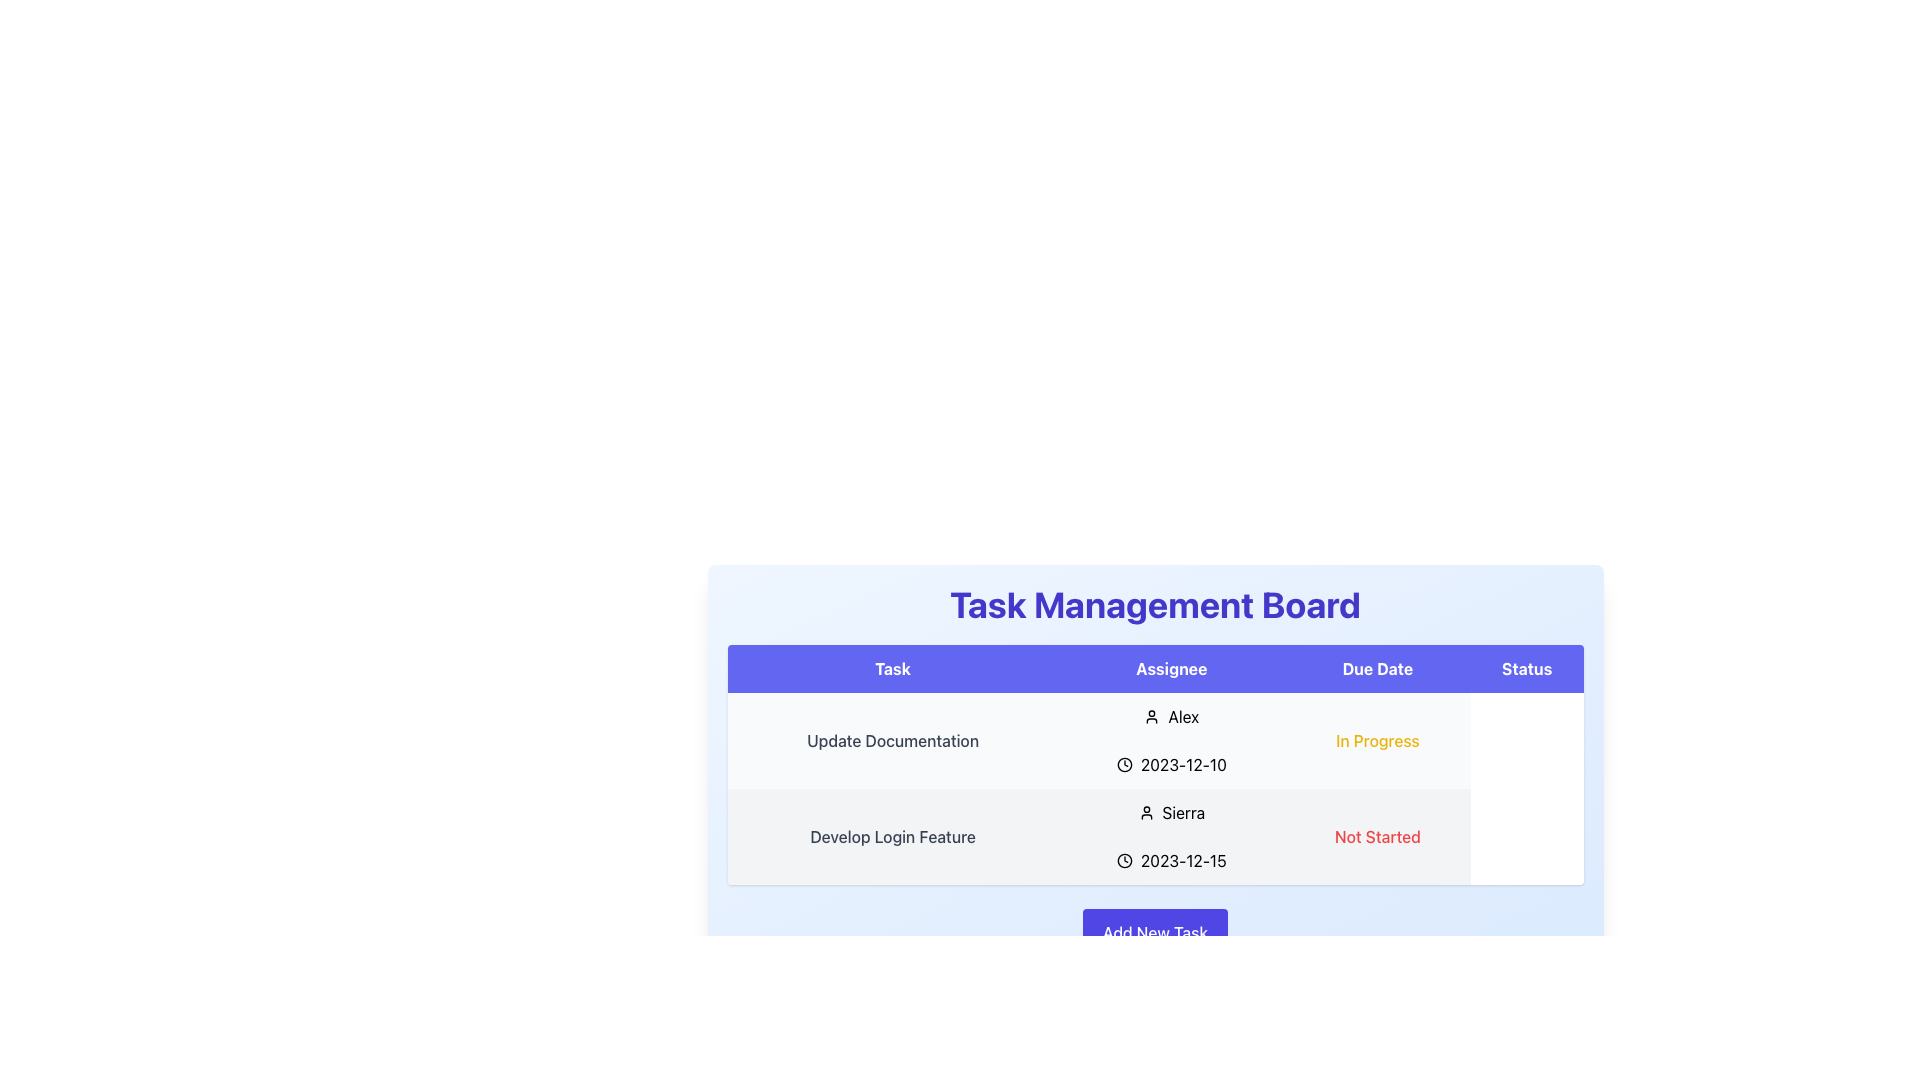 This screenshot has width=1920, height=1080. What do you see at coordinates (1171, 716) in the screenshot?
I see `the user icon next to the label 'Alex' in the Assignee column of the data table for potential actions` at bounding box center [1171, 716].